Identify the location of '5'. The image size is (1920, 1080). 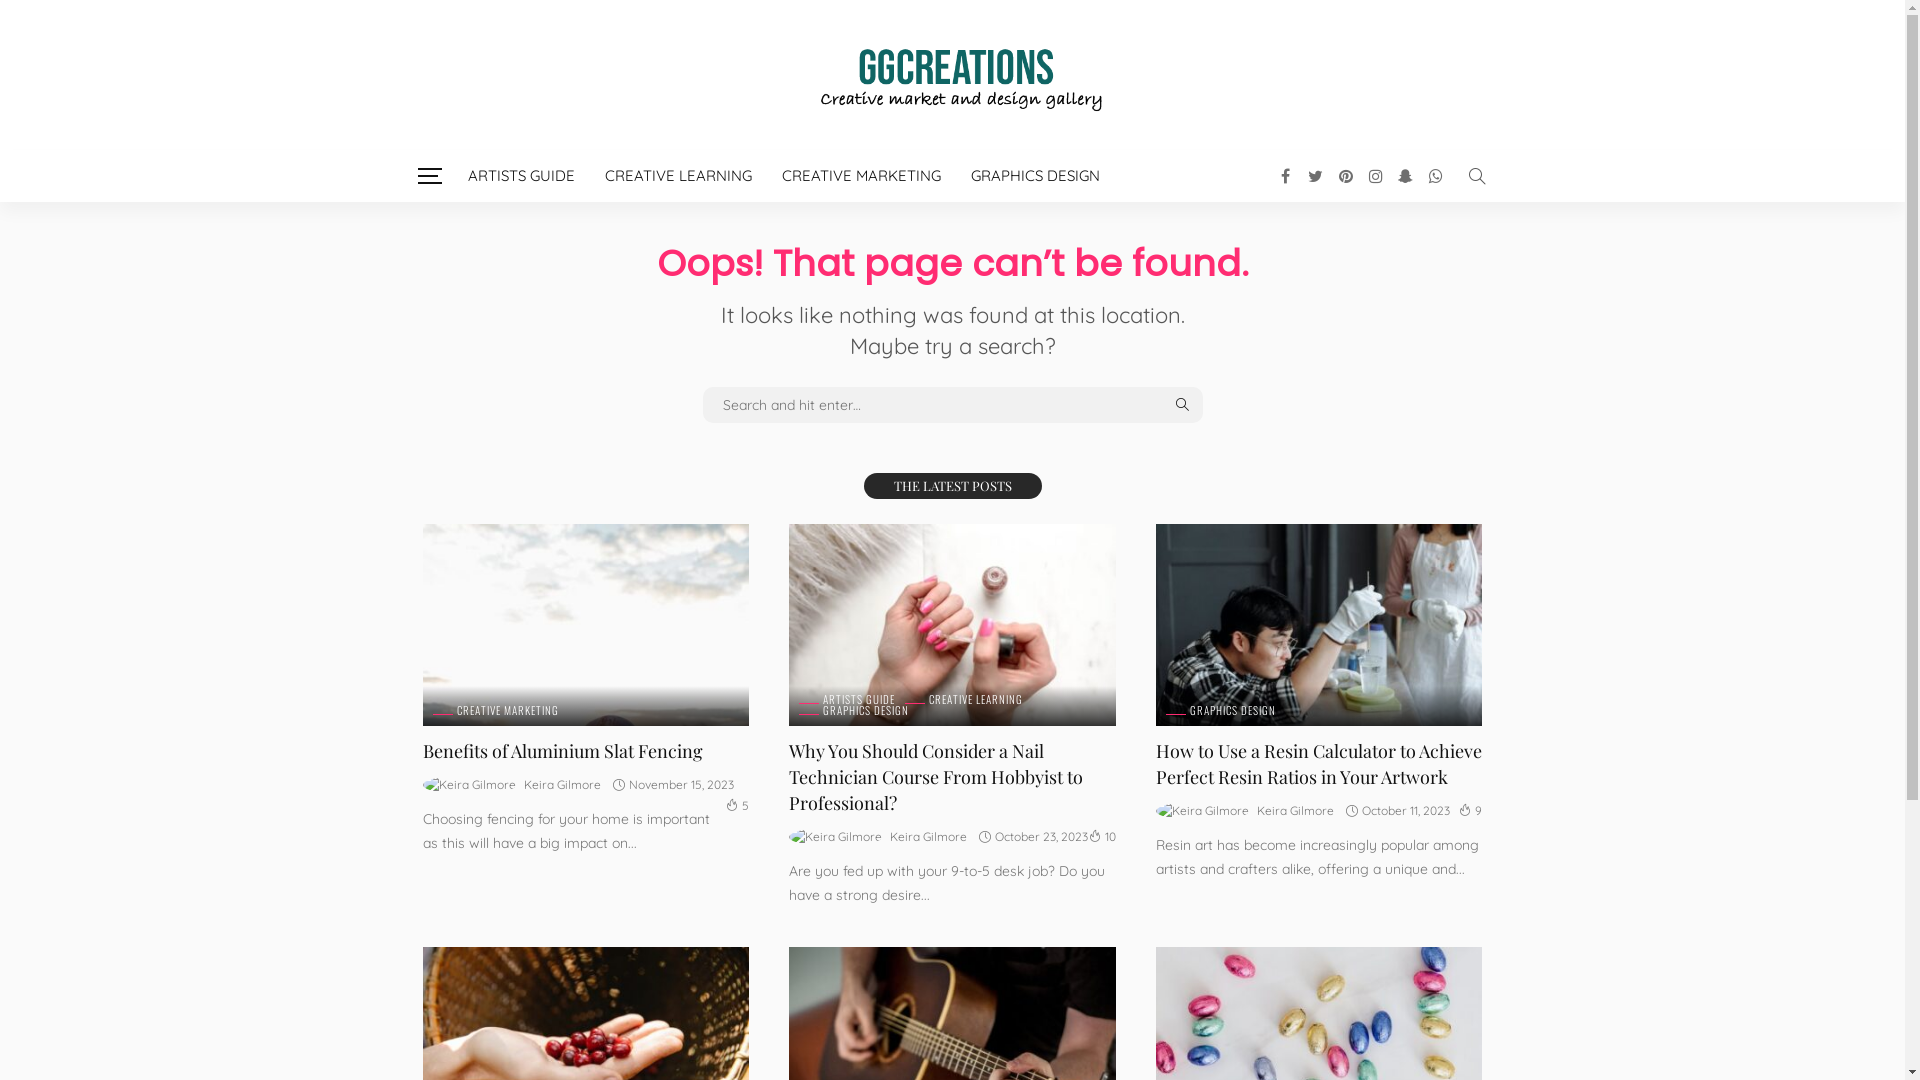
(736, 804).